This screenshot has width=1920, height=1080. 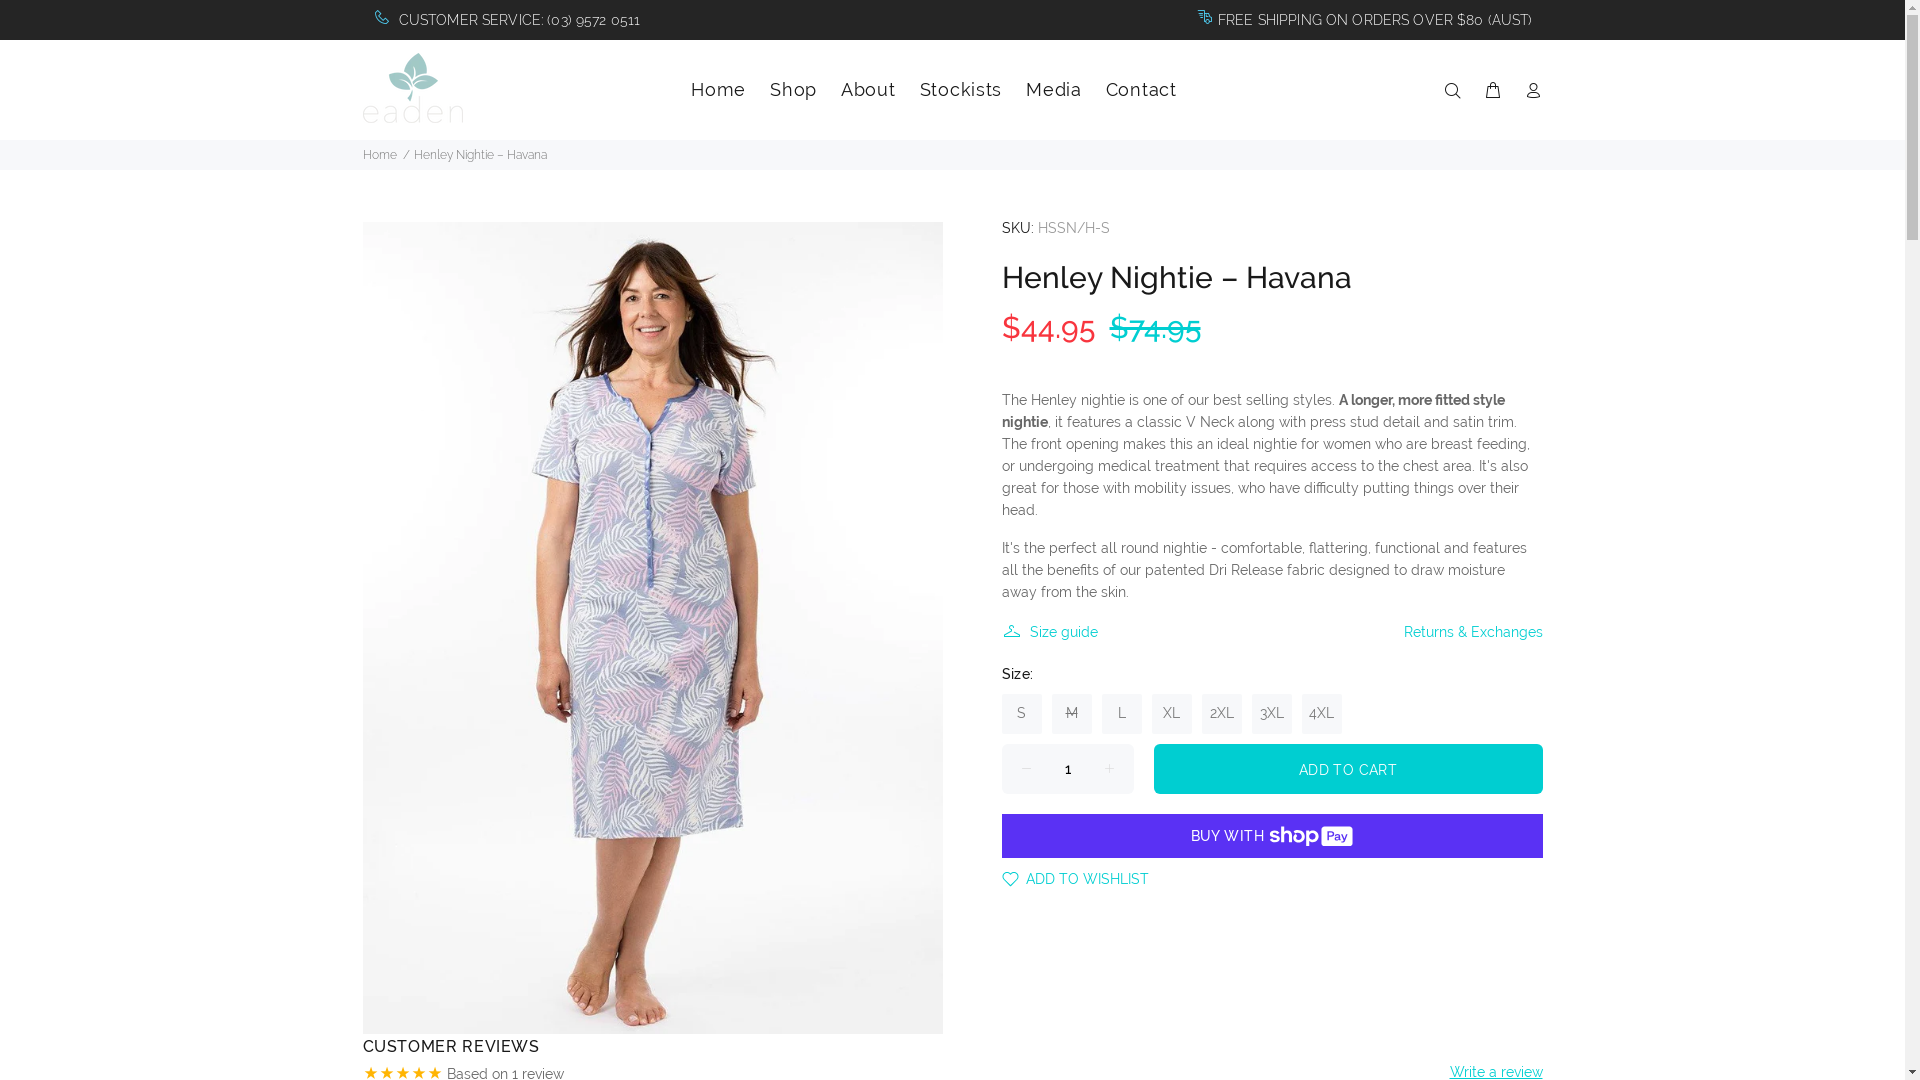 What do you see at coordinates (1348, 767) in the screenshot?
I see `'ADD TO CART'` at bounding box center [1348, 767].